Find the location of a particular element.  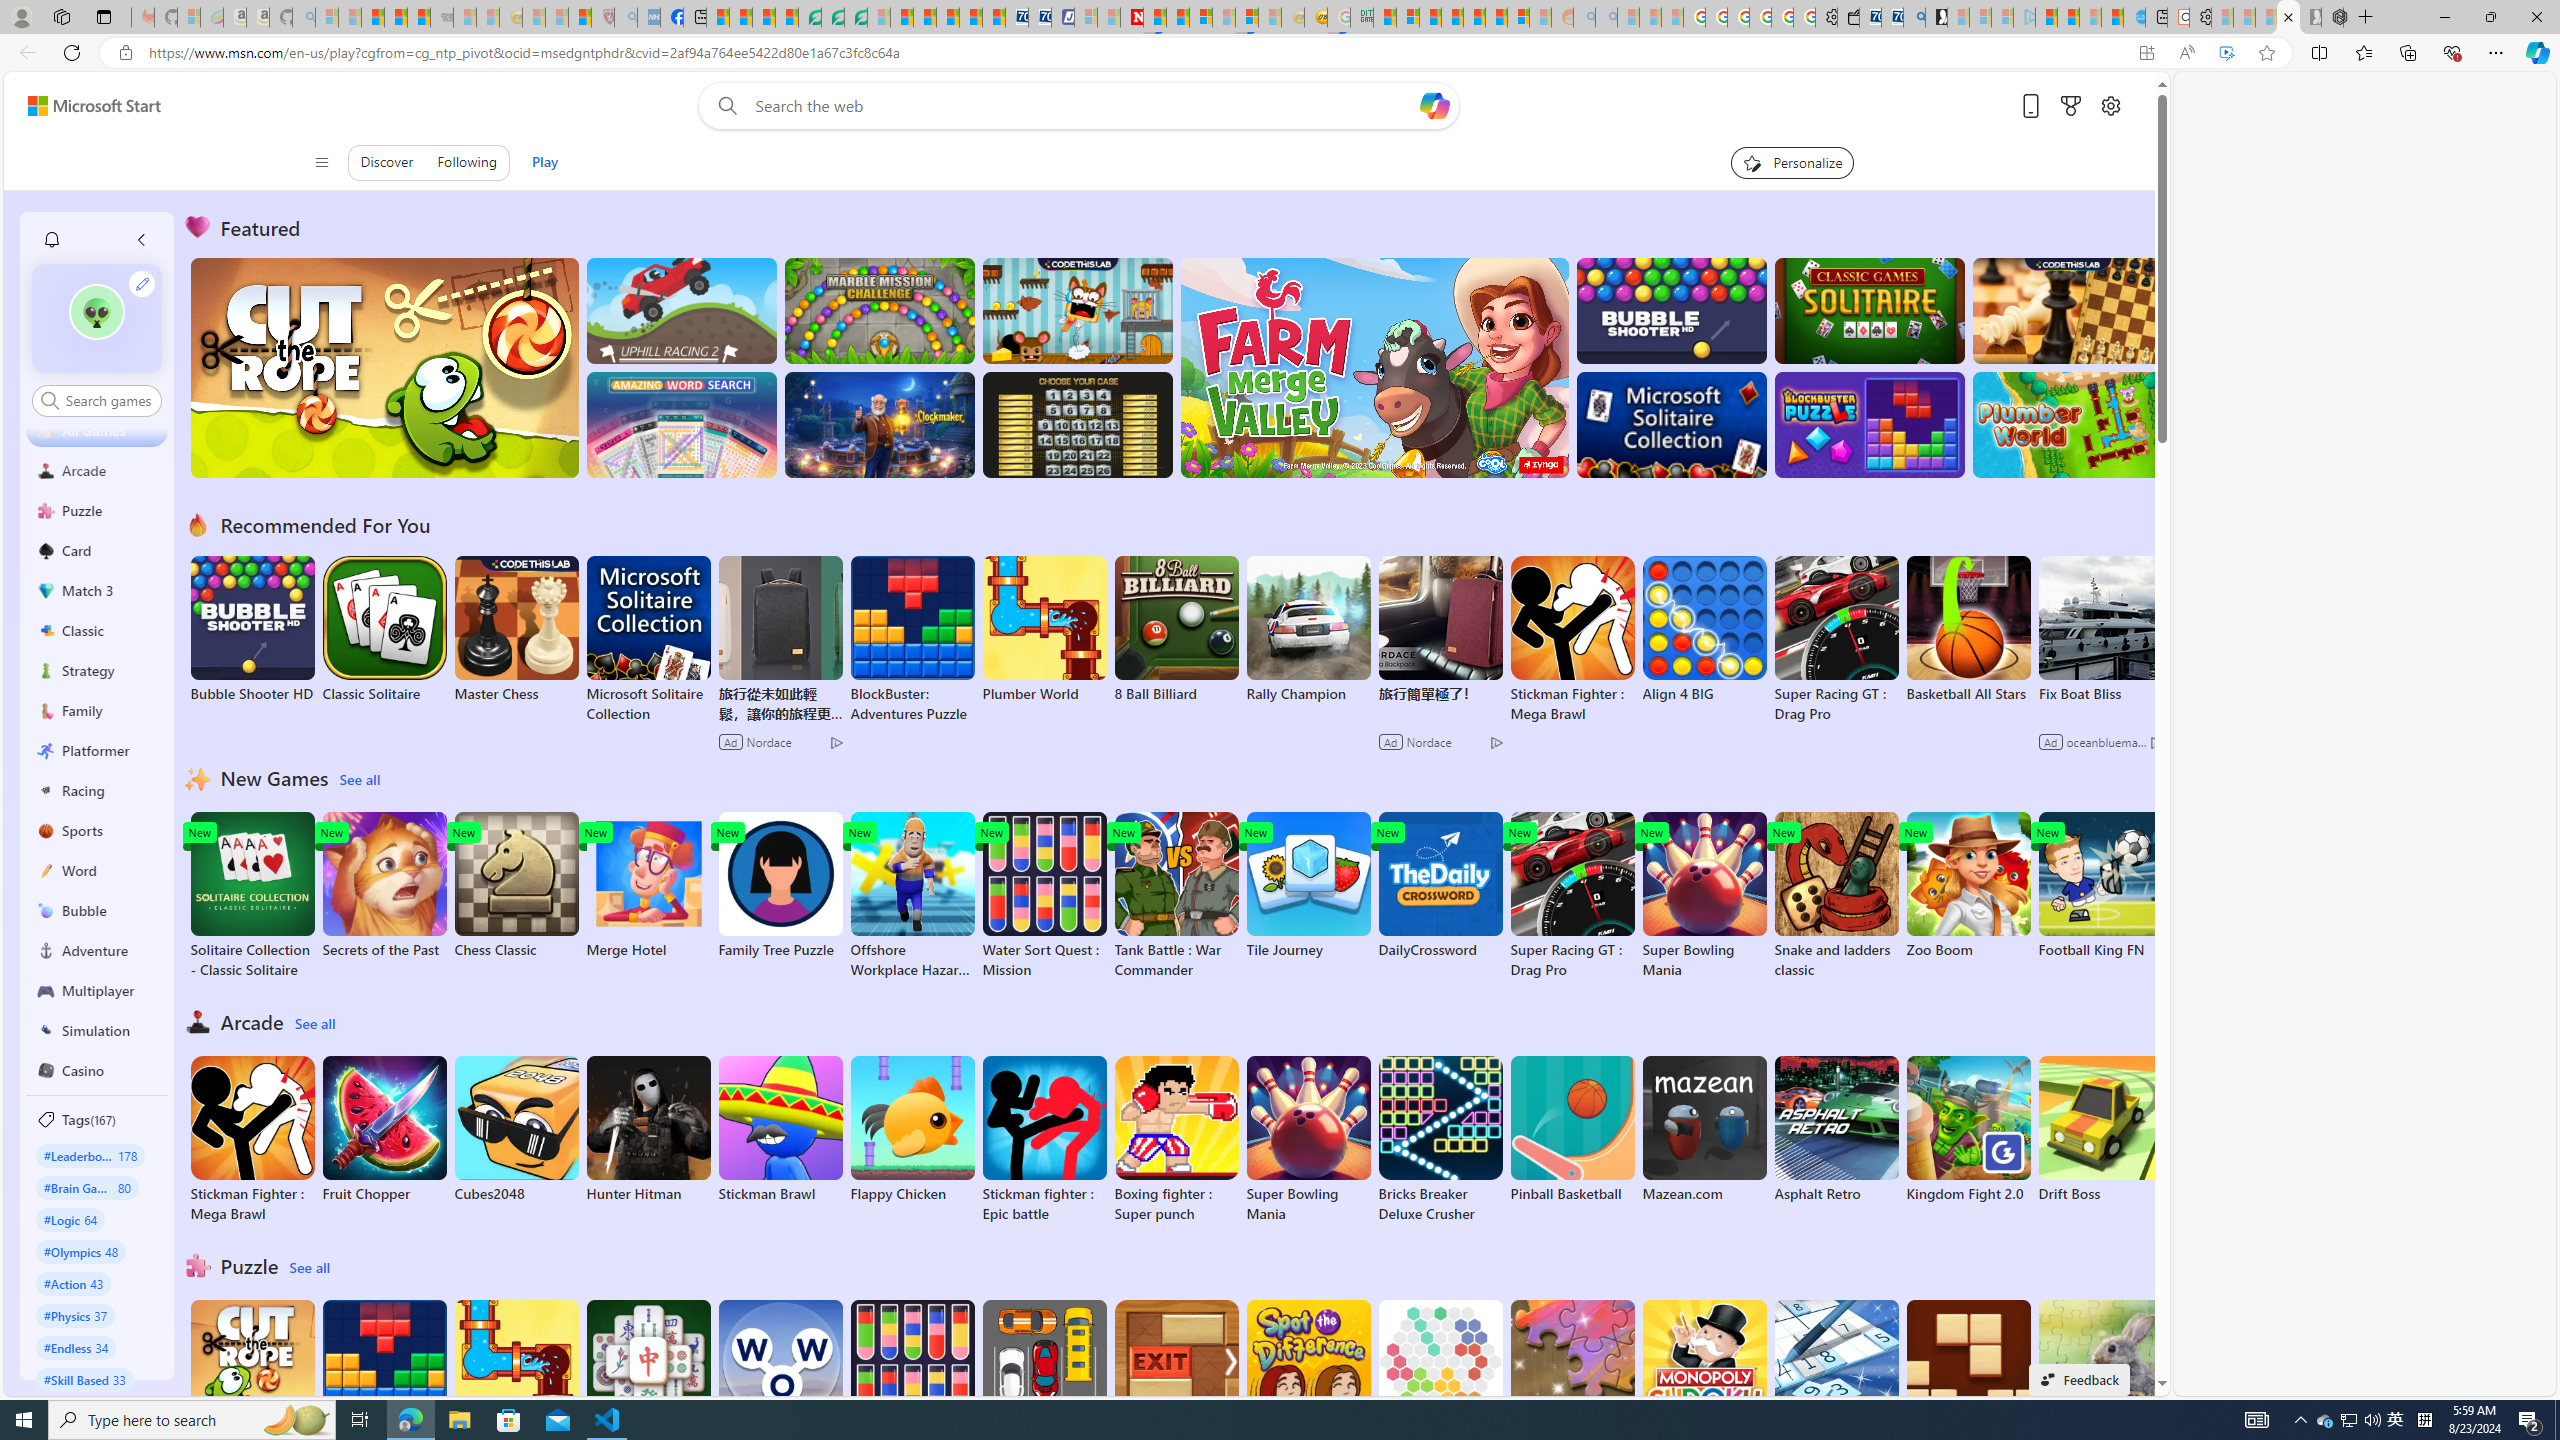

'Student Loan Update: Forgiveness Program Ends This Month' is located at coordinates (1451, 16).